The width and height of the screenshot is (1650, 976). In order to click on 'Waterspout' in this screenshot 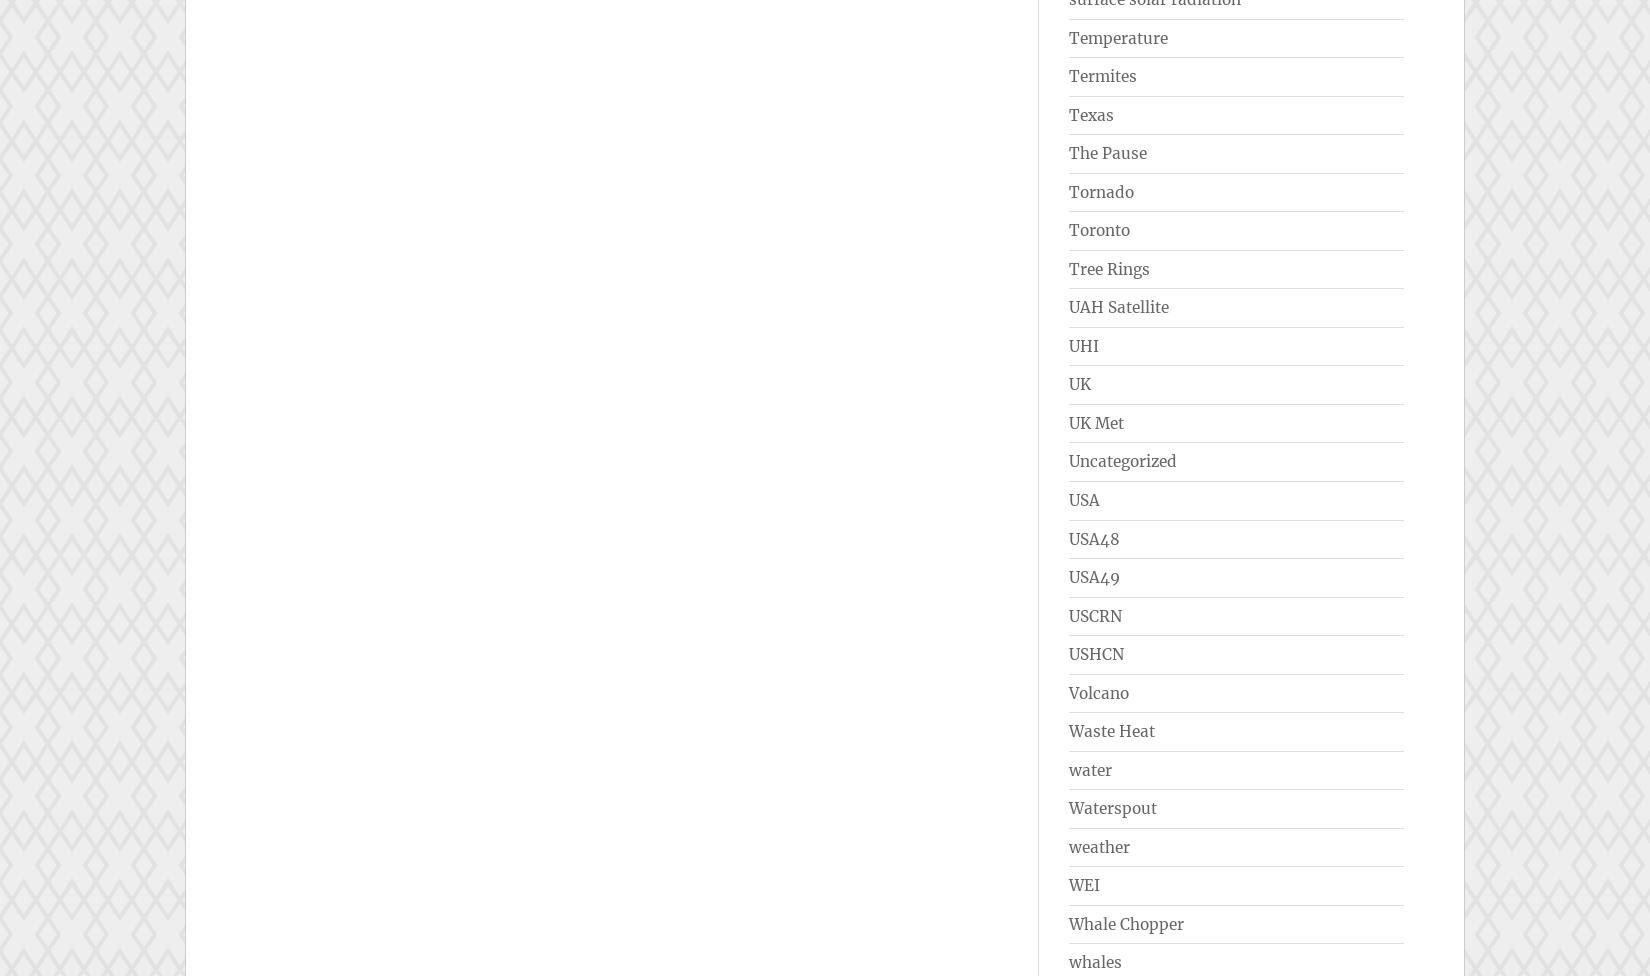, I will do `click(1112, 808)`.